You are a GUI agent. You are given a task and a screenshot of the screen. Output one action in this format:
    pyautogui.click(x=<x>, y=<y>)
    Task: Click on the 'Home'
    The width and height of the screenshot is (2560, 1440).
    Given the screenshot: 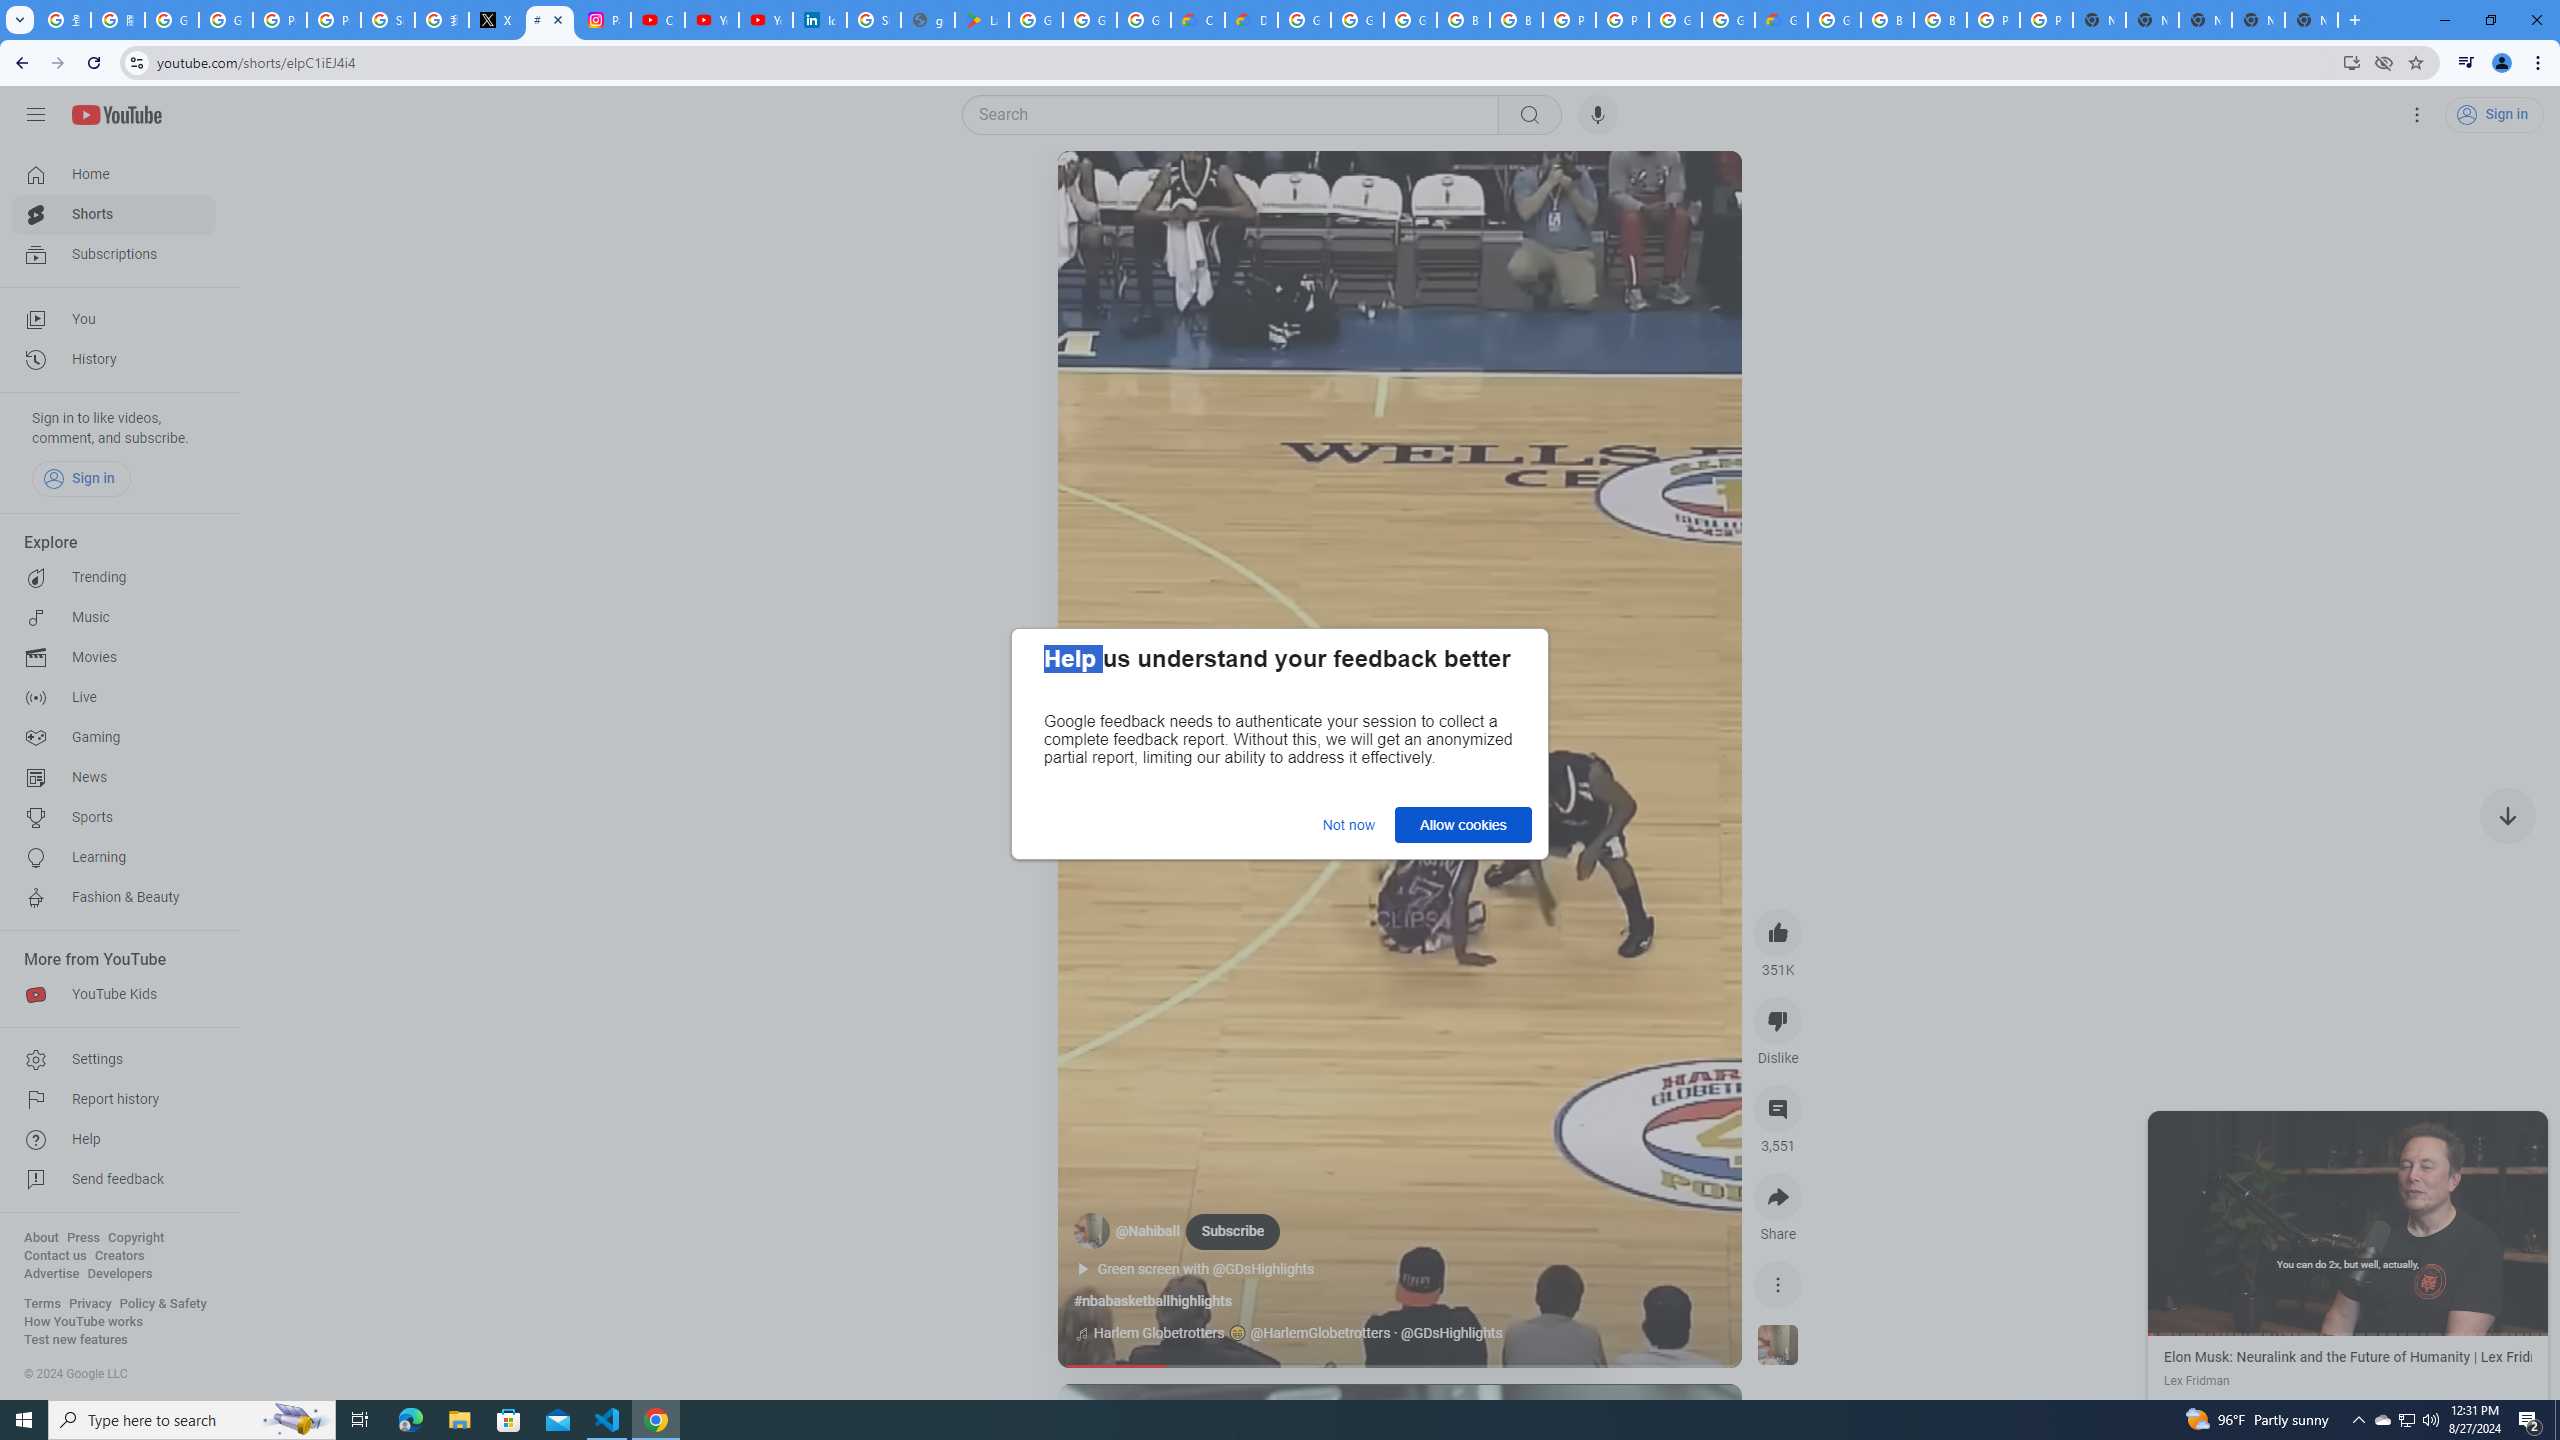 What is the action you would take?
    pyautogui.click(x=113, y=173)
    